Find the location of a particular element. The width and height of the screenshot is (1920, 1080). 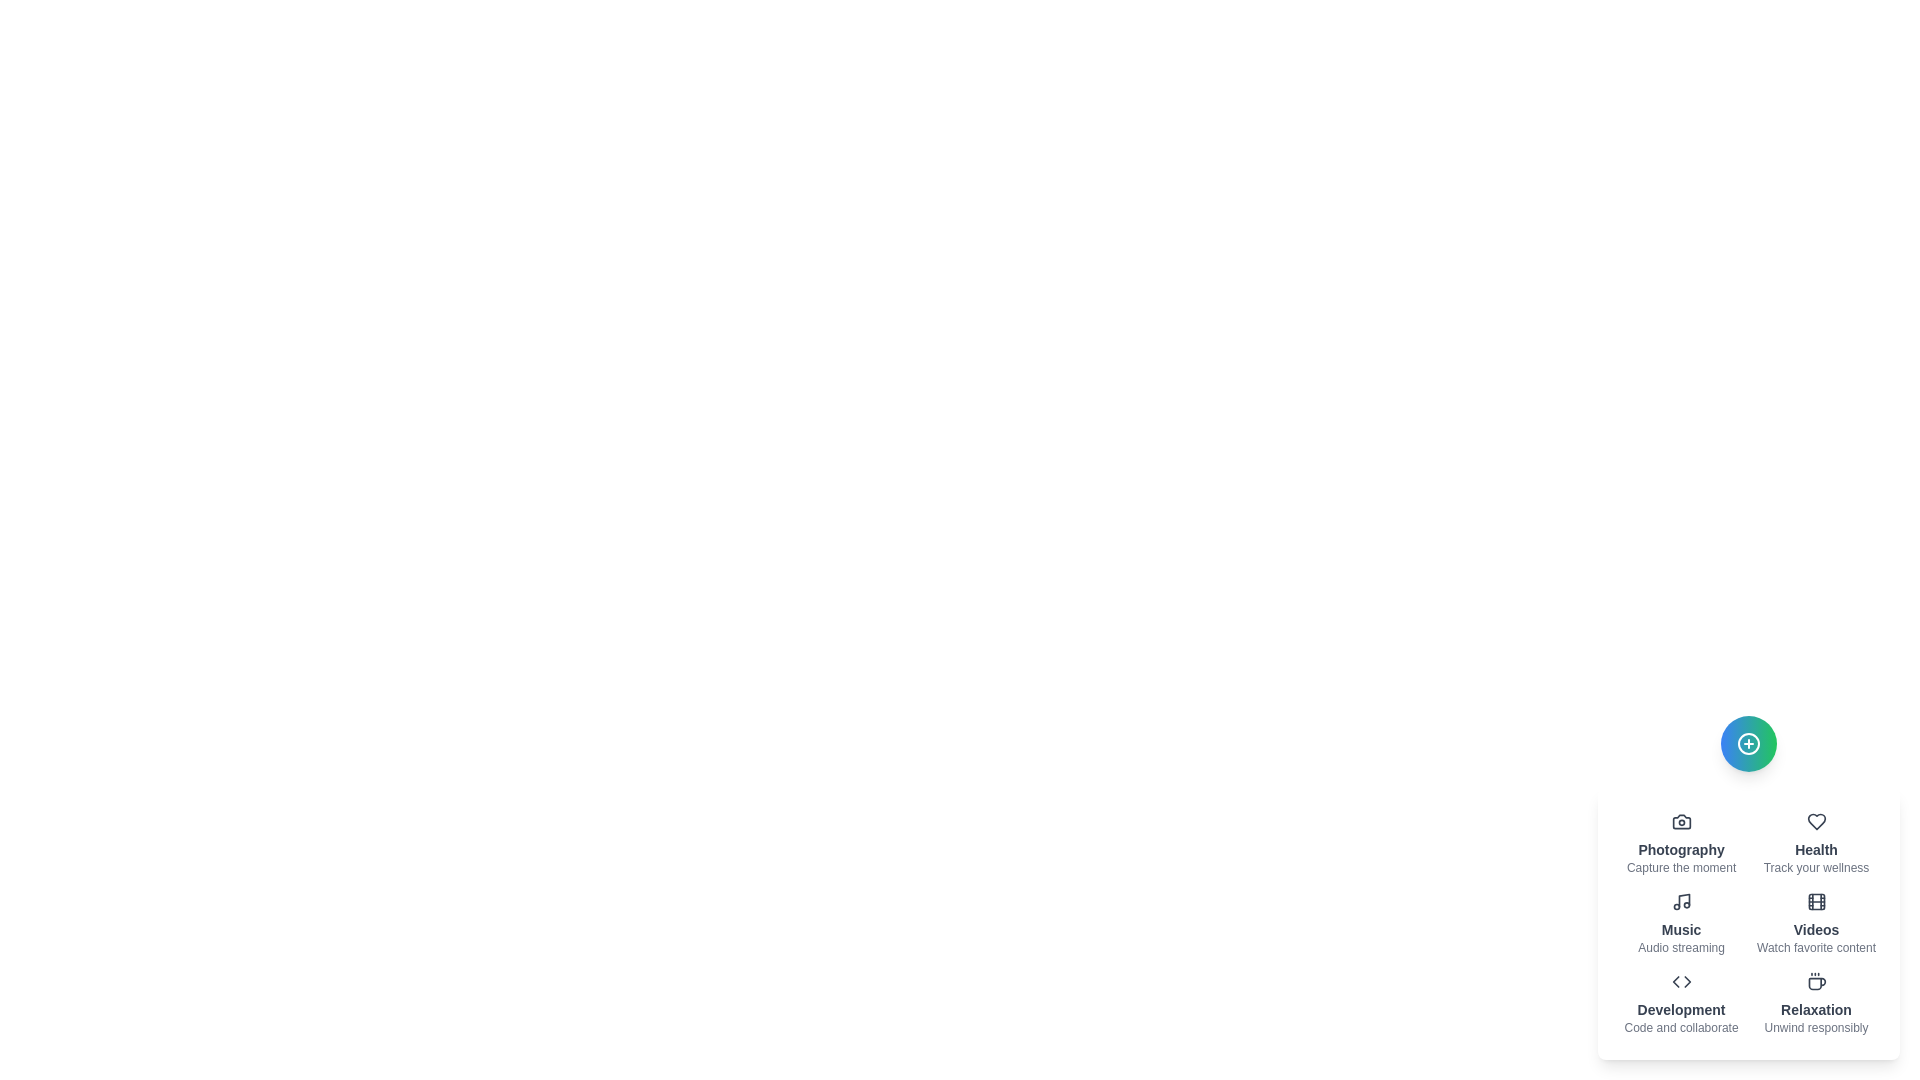

the item labeled 'Development' to observe its hover effect is located at coordinates (1680, 1003).